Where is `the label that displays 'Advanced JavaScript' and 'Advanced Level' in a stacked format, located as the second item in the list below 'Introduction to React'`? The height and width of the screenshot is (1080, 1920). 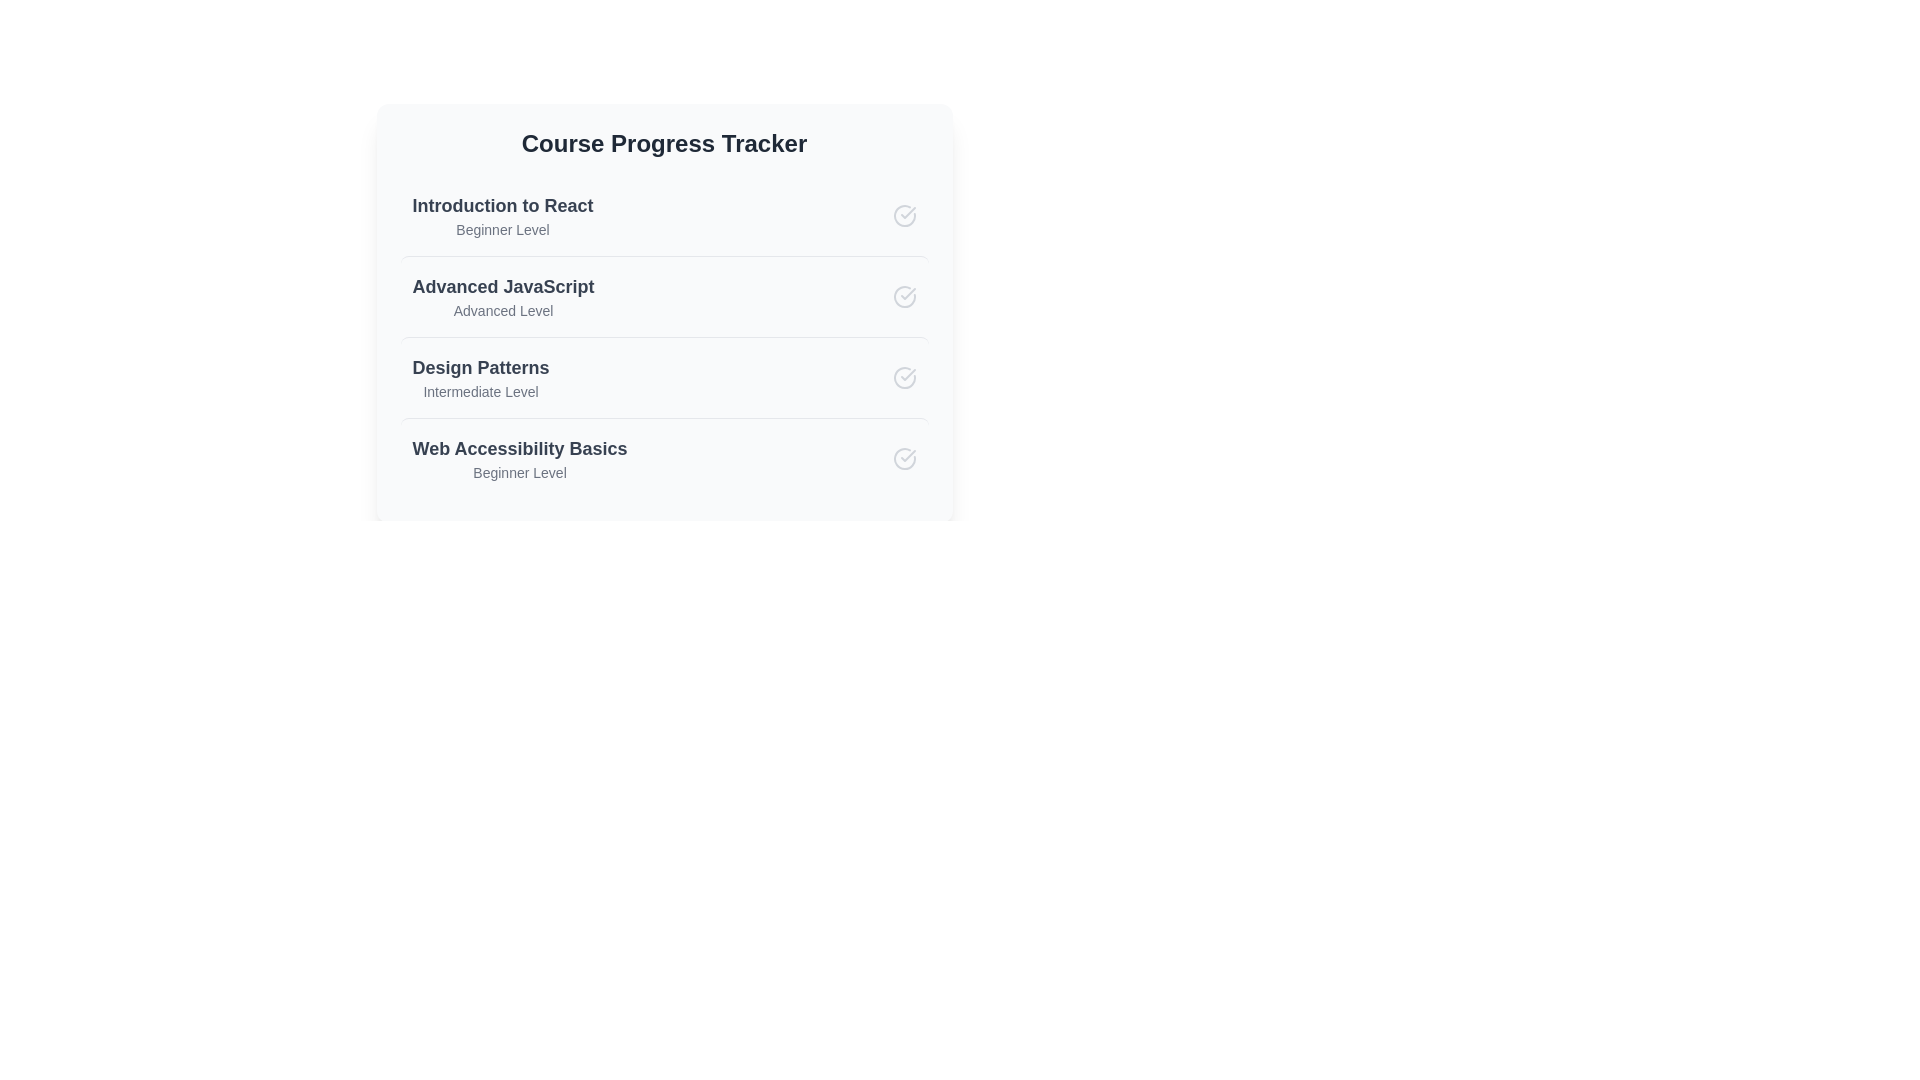 the label that displays 'Advanced JavaScript' and 'Advanced Level' in a stacked format, located as the second item in the list below 'Introduction to React' is located at coordinates (503, 297).